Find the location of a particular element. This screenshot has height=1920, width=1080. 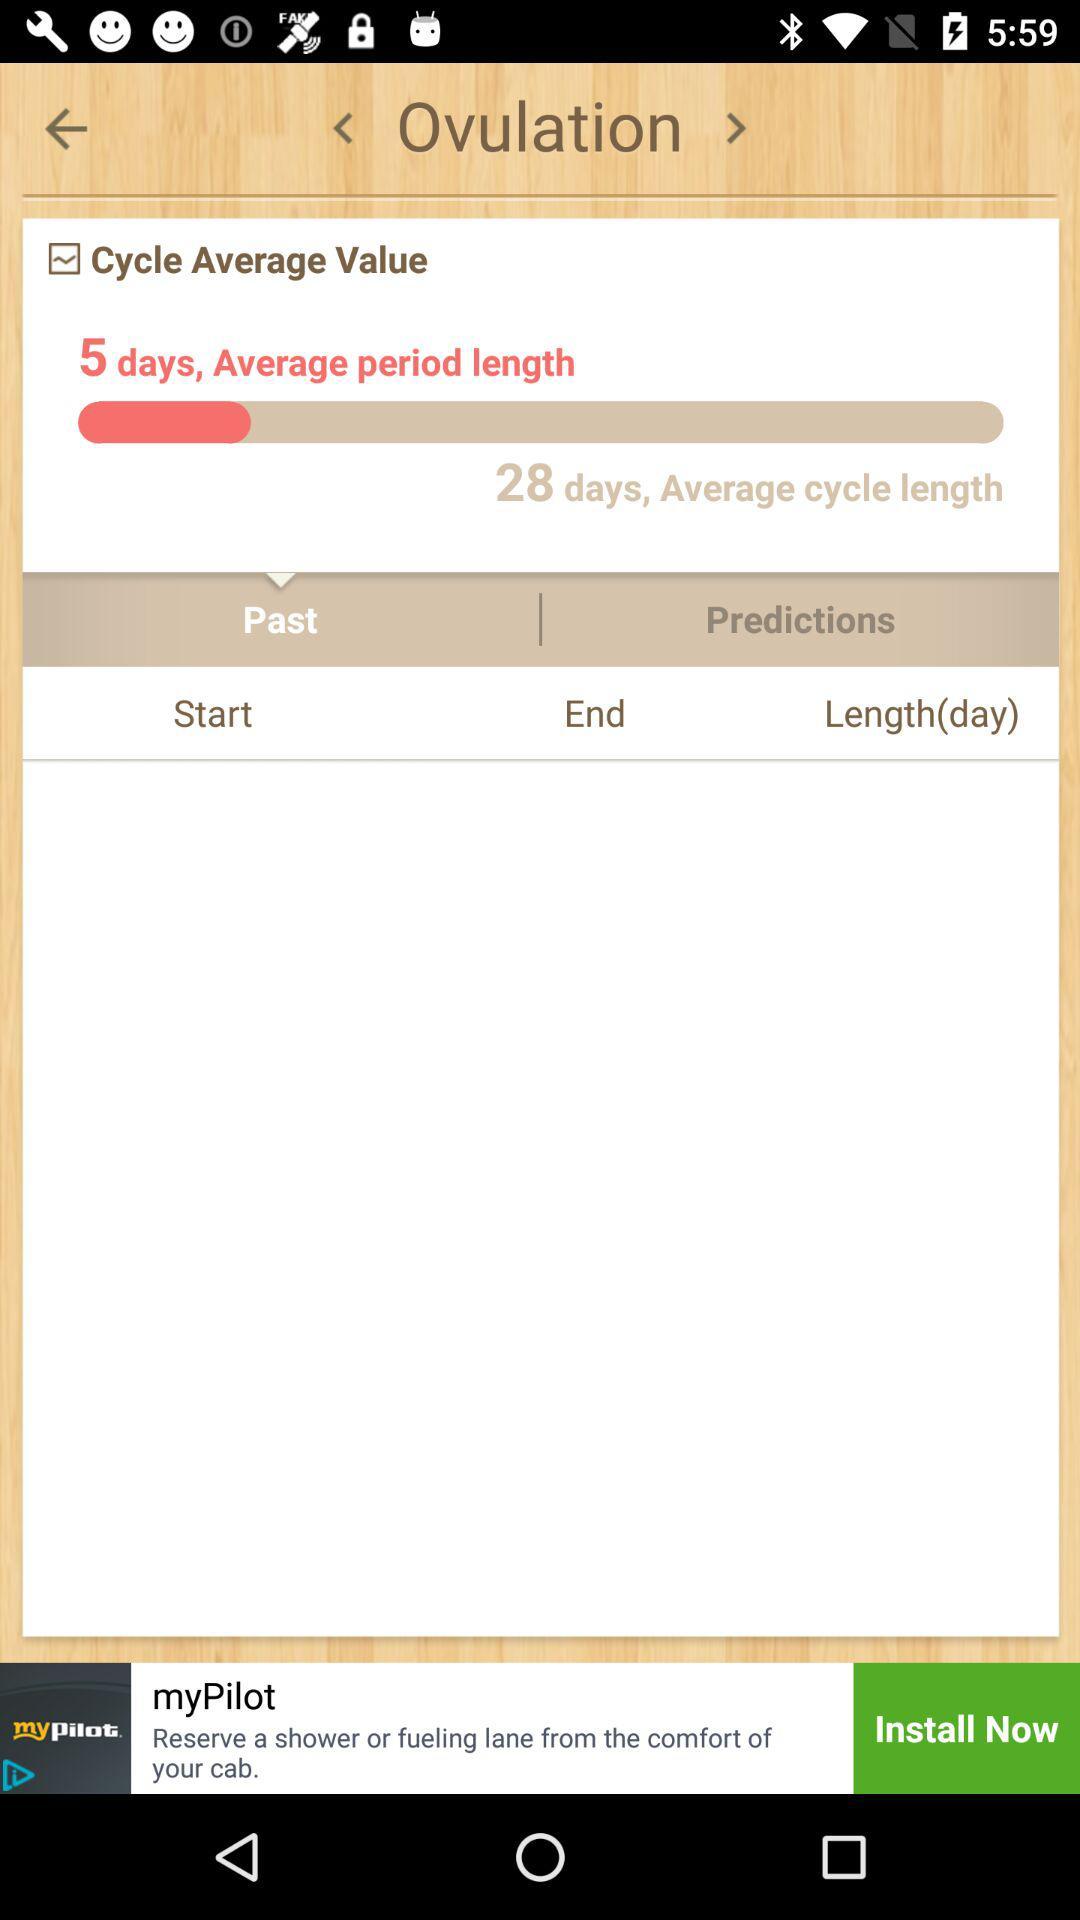

the play icon is located at coordinates (18, 1775).